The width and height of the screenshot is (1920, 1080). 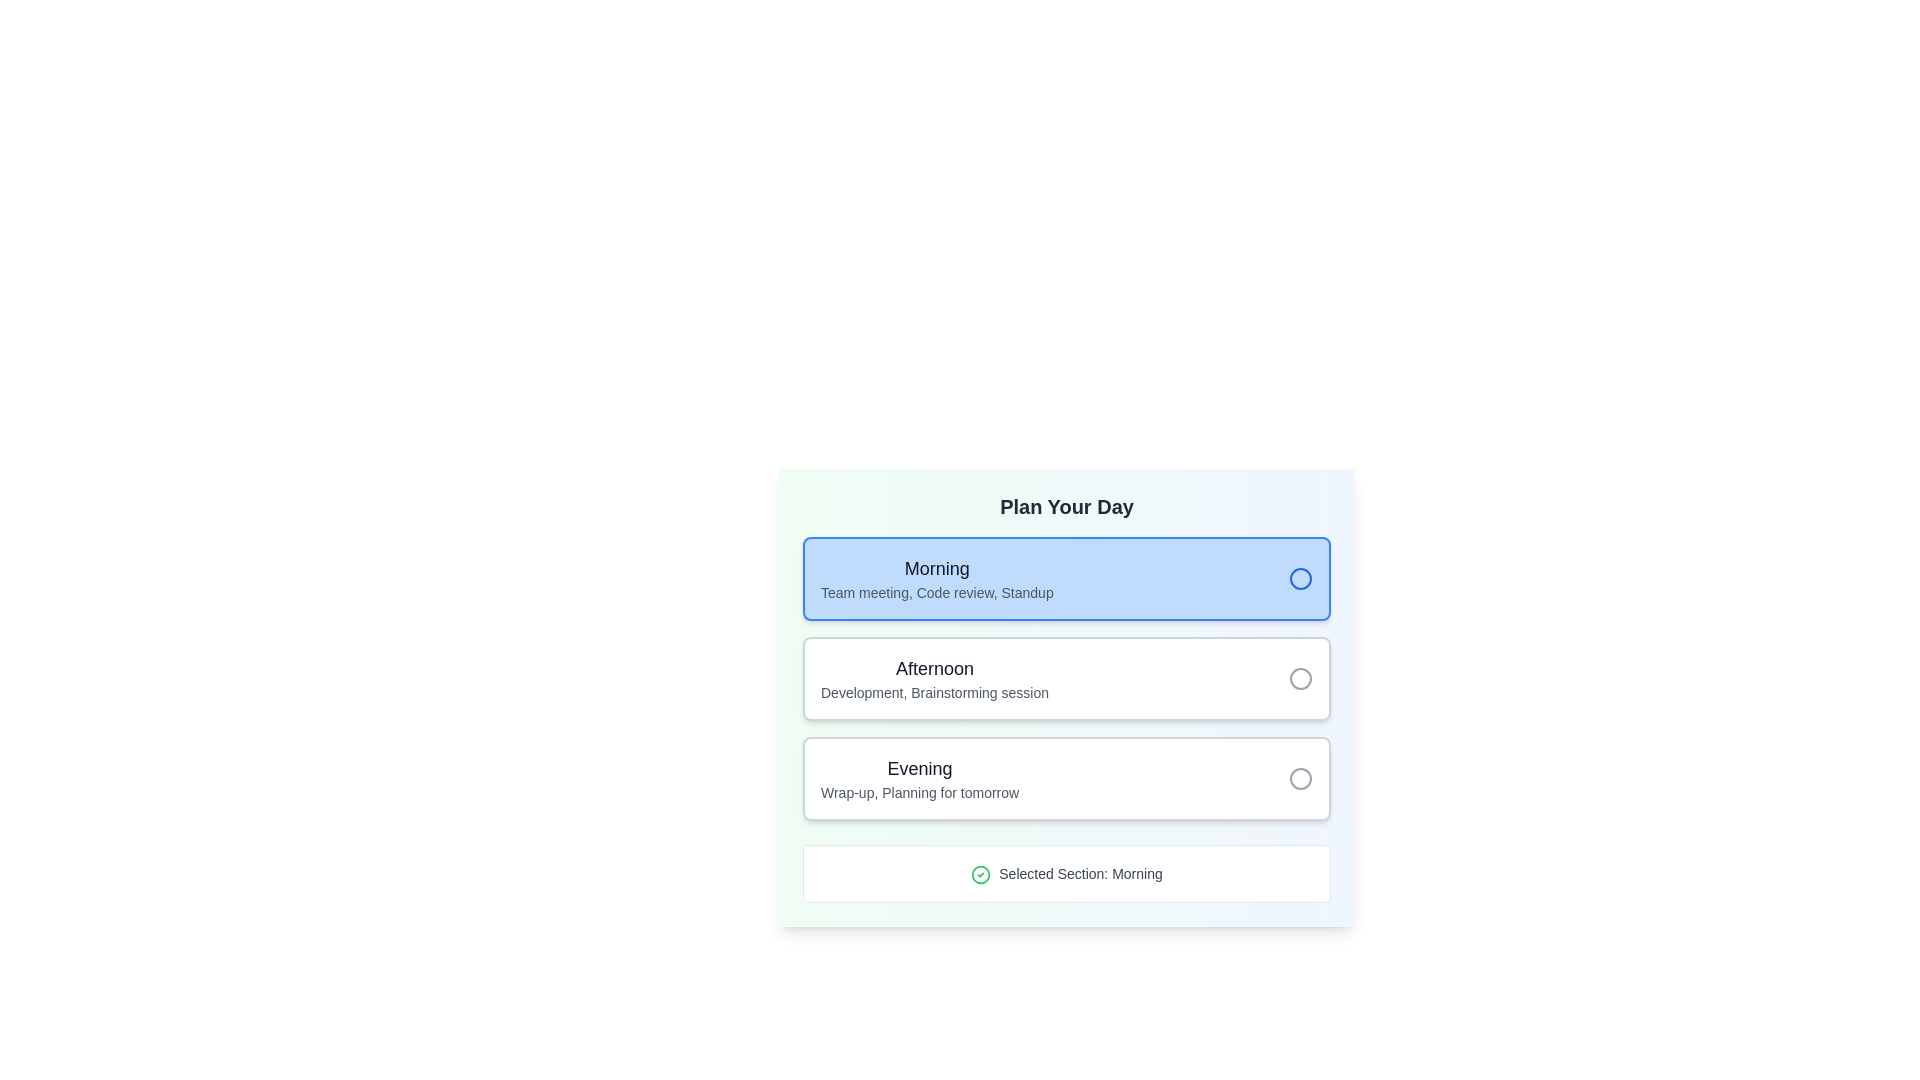 I want to click on the text 'Team meeting, Code review, Standup' located in the light blue rectangular section under the 'Morning' header in the 'Plan Your Day' interface, so click(x=936, y=592).